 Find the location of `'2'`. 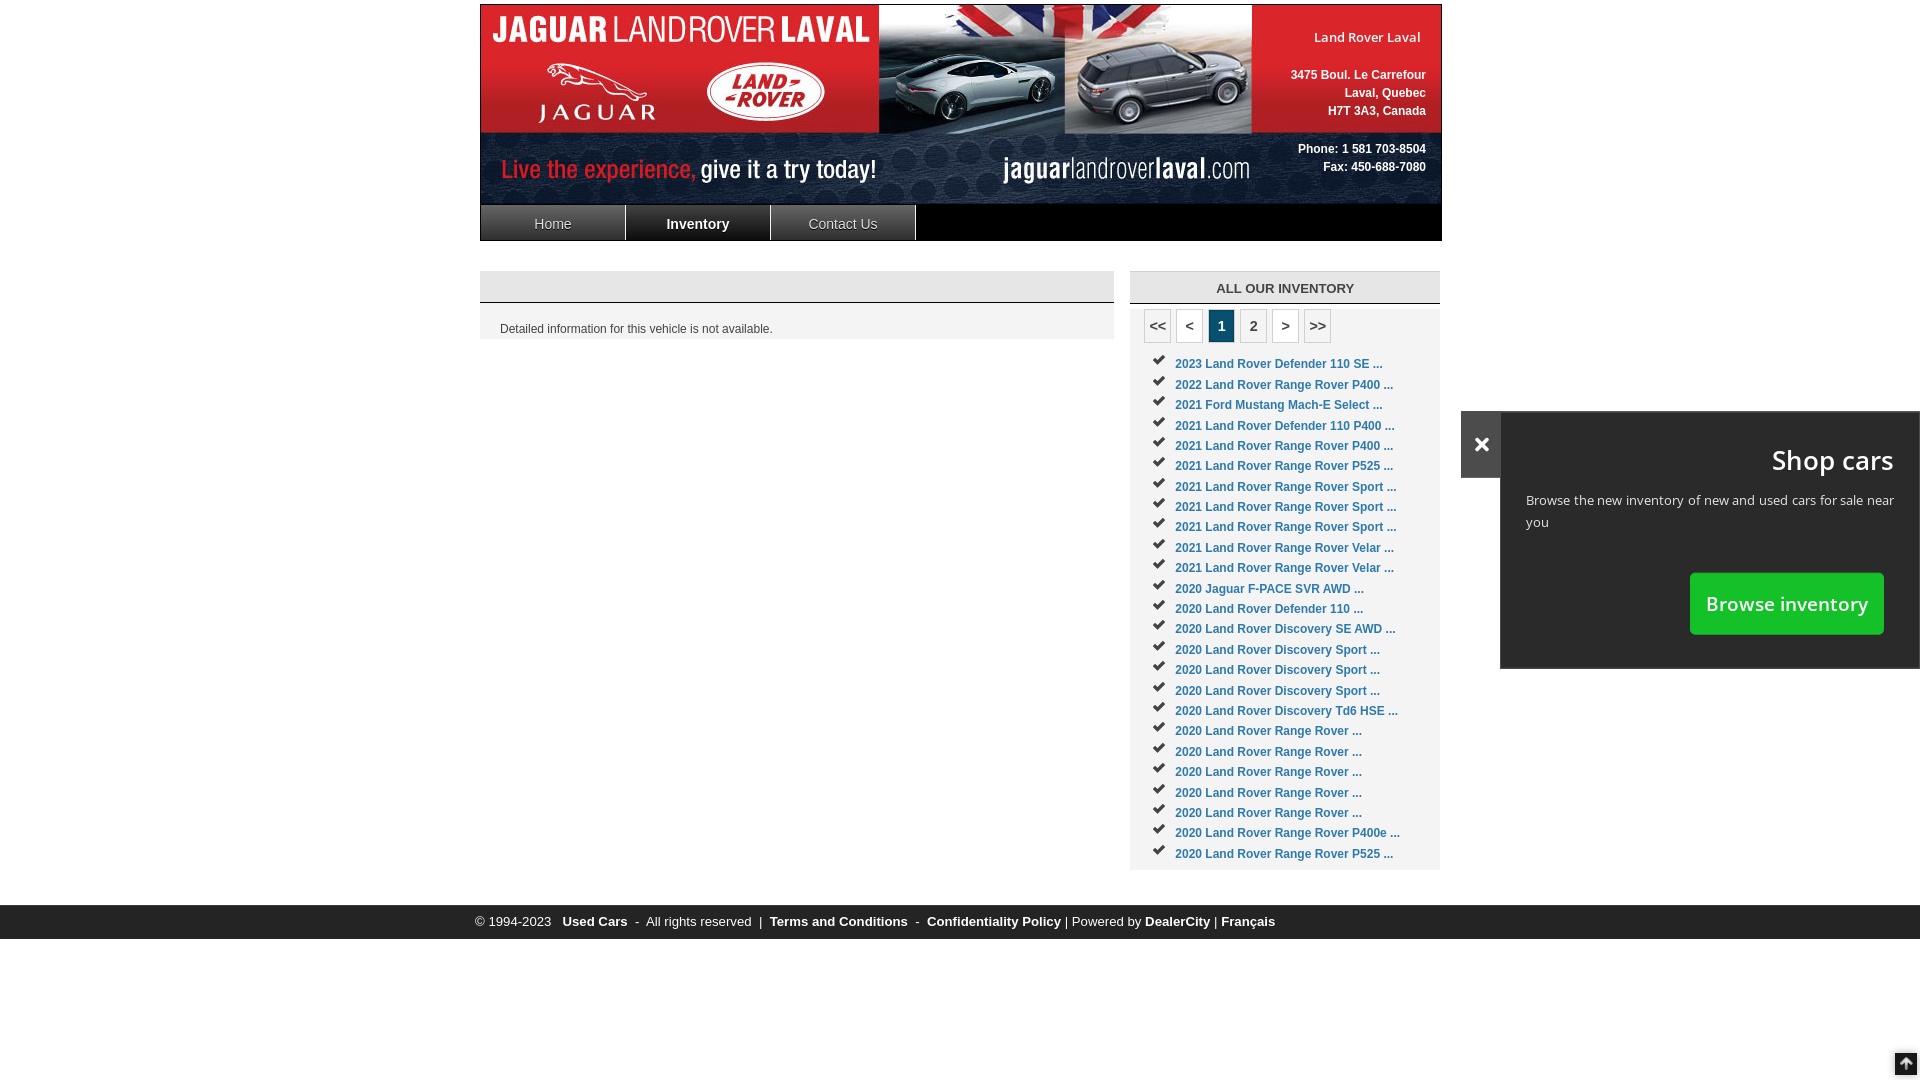

'2' is located at coordinates (1252, 325).